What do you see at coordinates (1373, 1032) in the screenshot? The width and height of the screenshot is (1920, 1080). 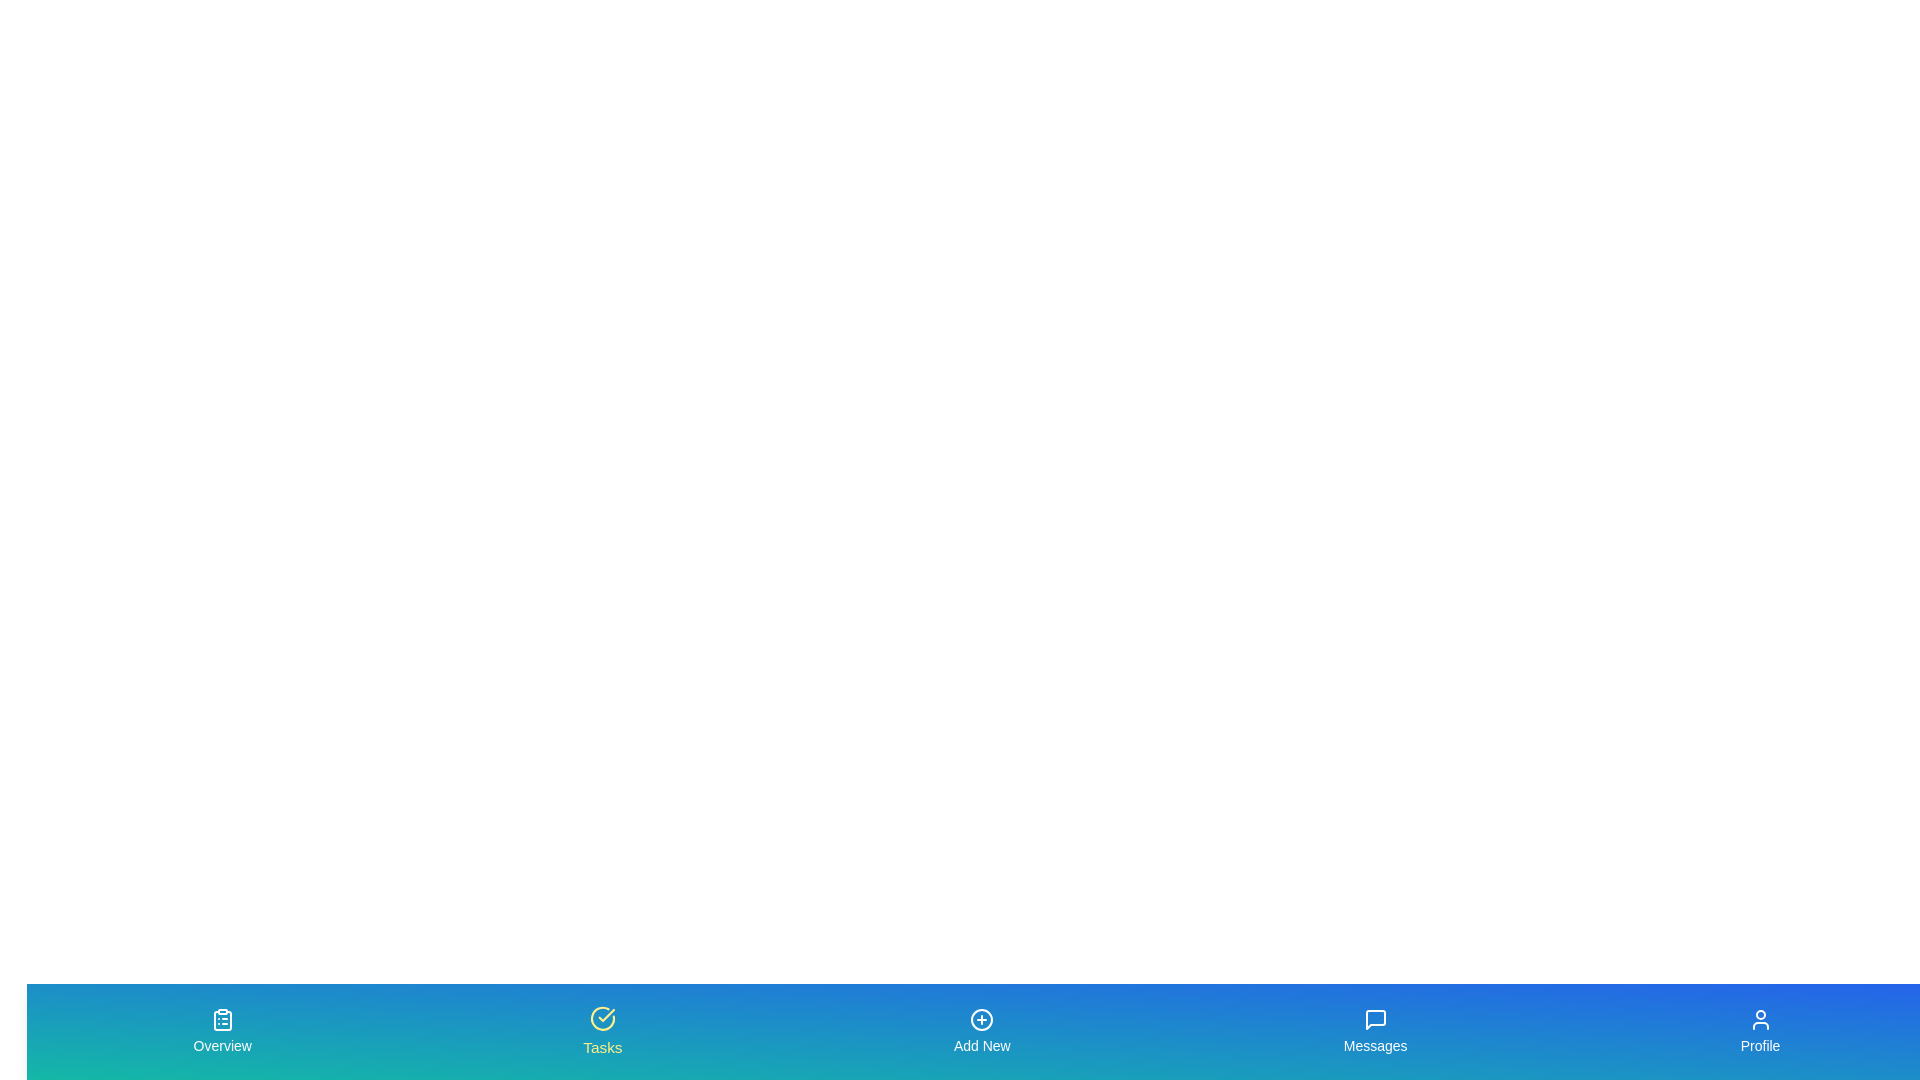 I see `the tab Messages by clicking on its button` at bounding box center [1373, 1032].